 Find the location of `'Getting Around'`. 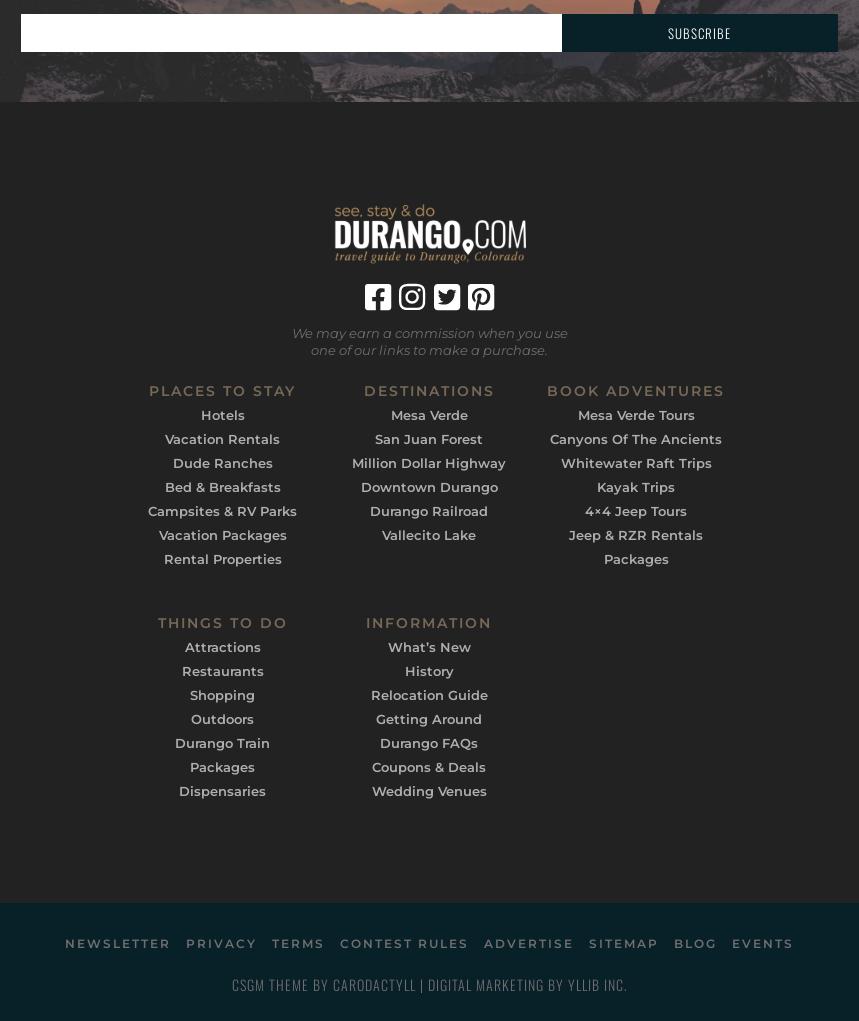

'Getting Around' is located at coordinates (428, 716).